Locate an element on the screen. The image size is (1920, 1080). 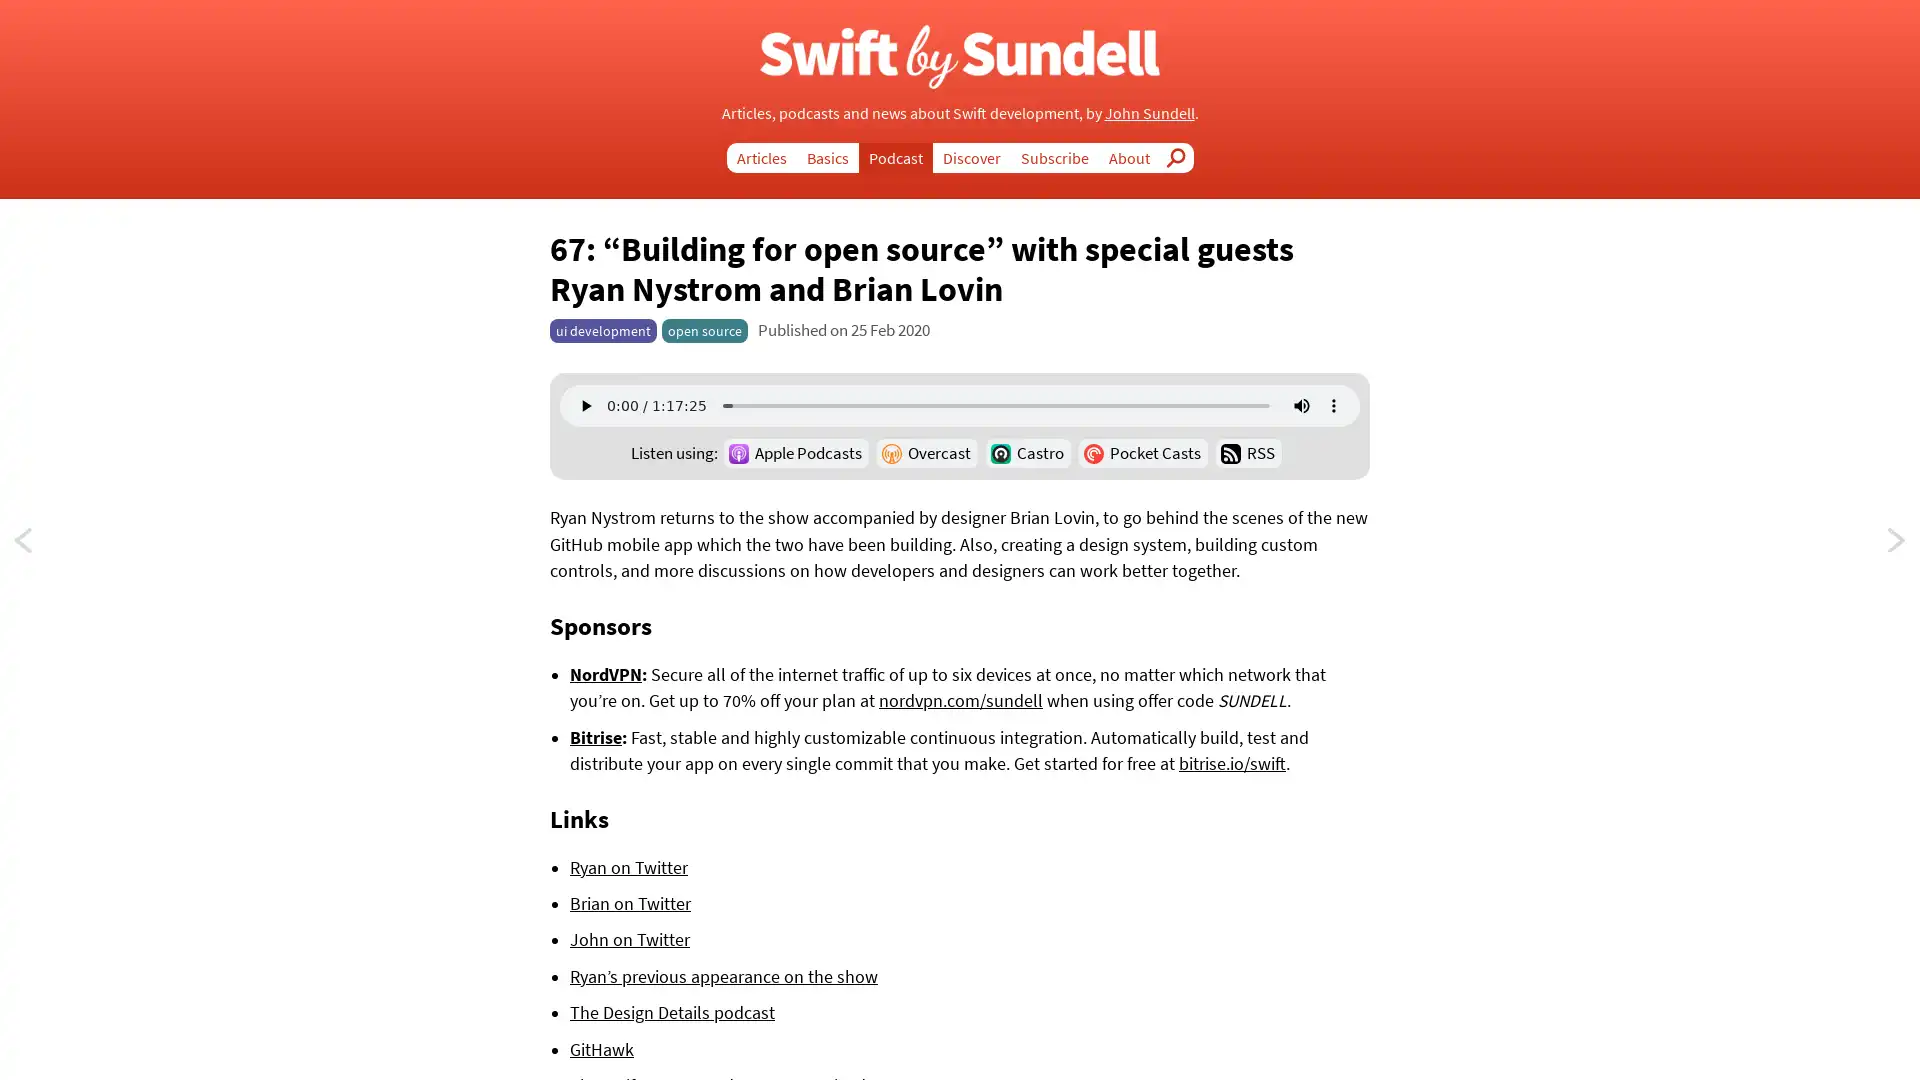
mute is located at coordinates (1301, 405).